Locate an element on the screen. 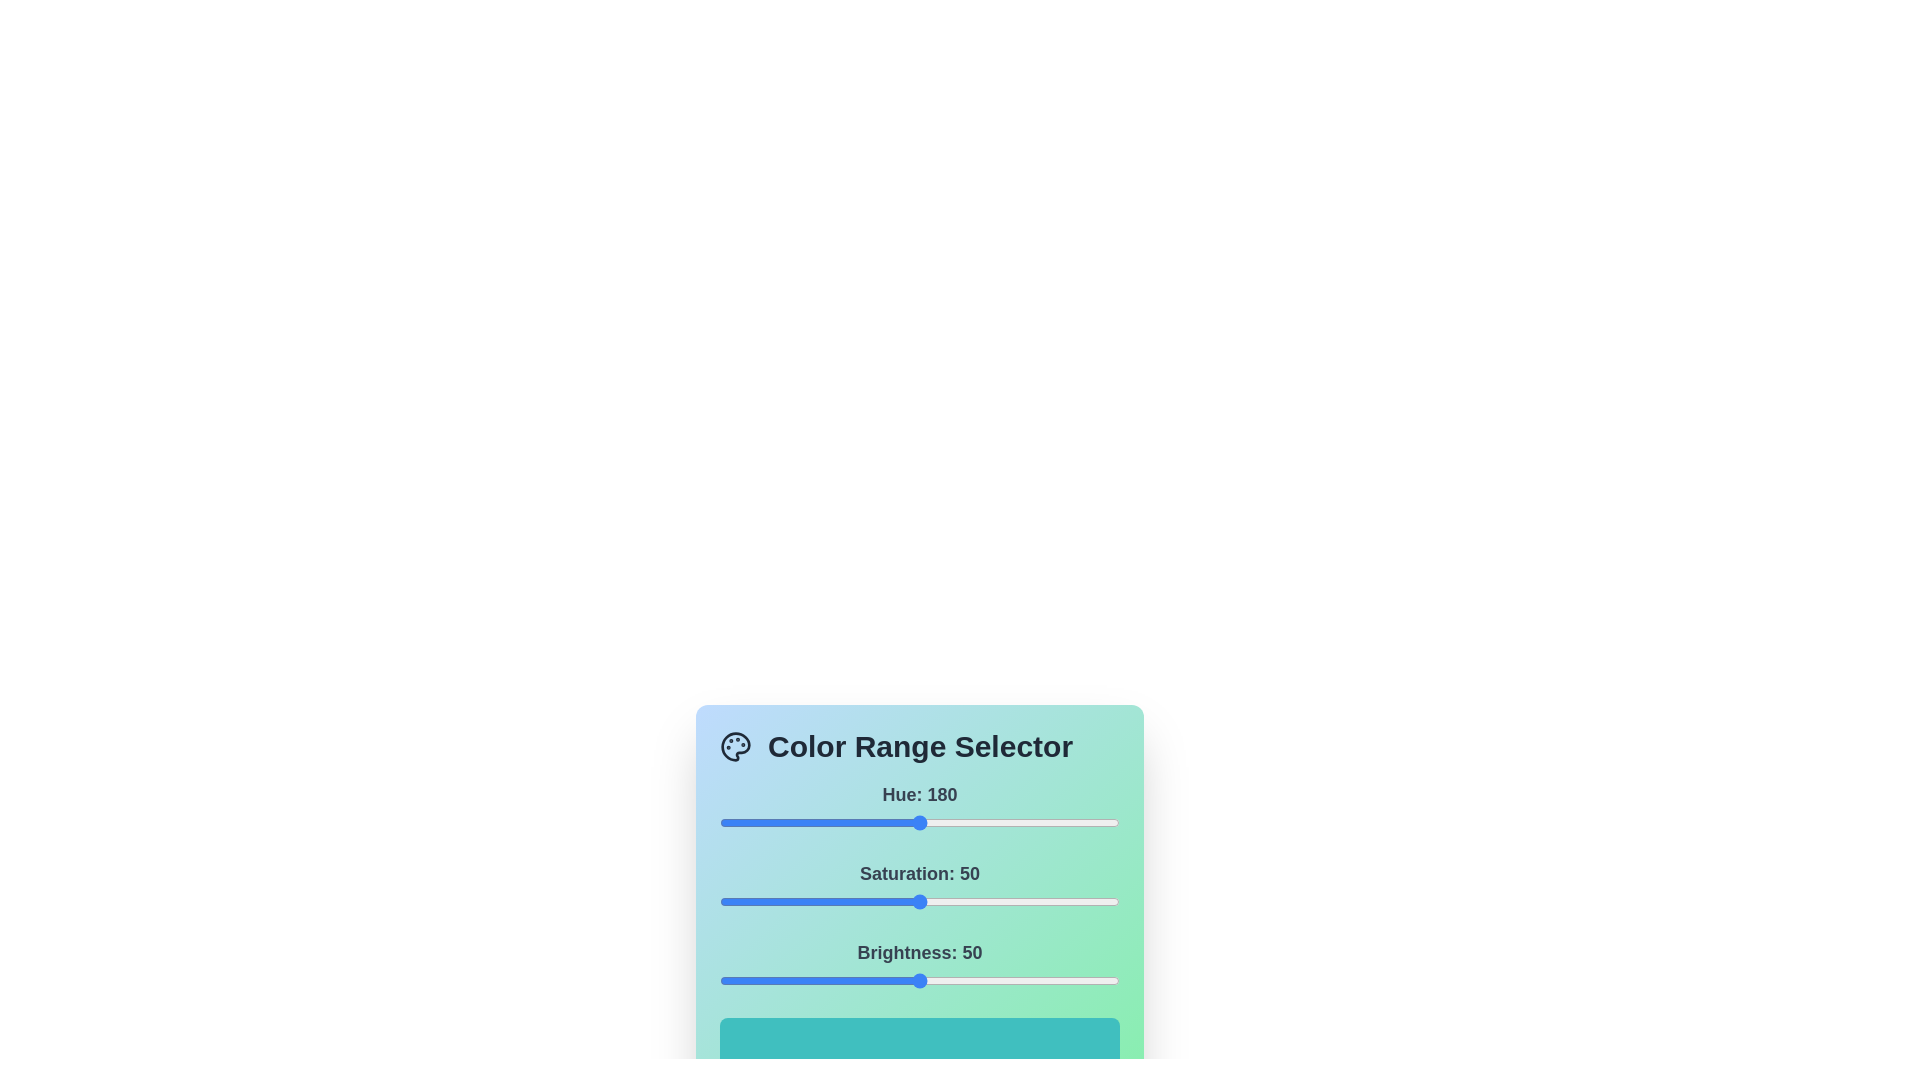 The height and width of the screenshot is (1080, 1920). the 0 slider to 102 is located at coordinates (833, 822).